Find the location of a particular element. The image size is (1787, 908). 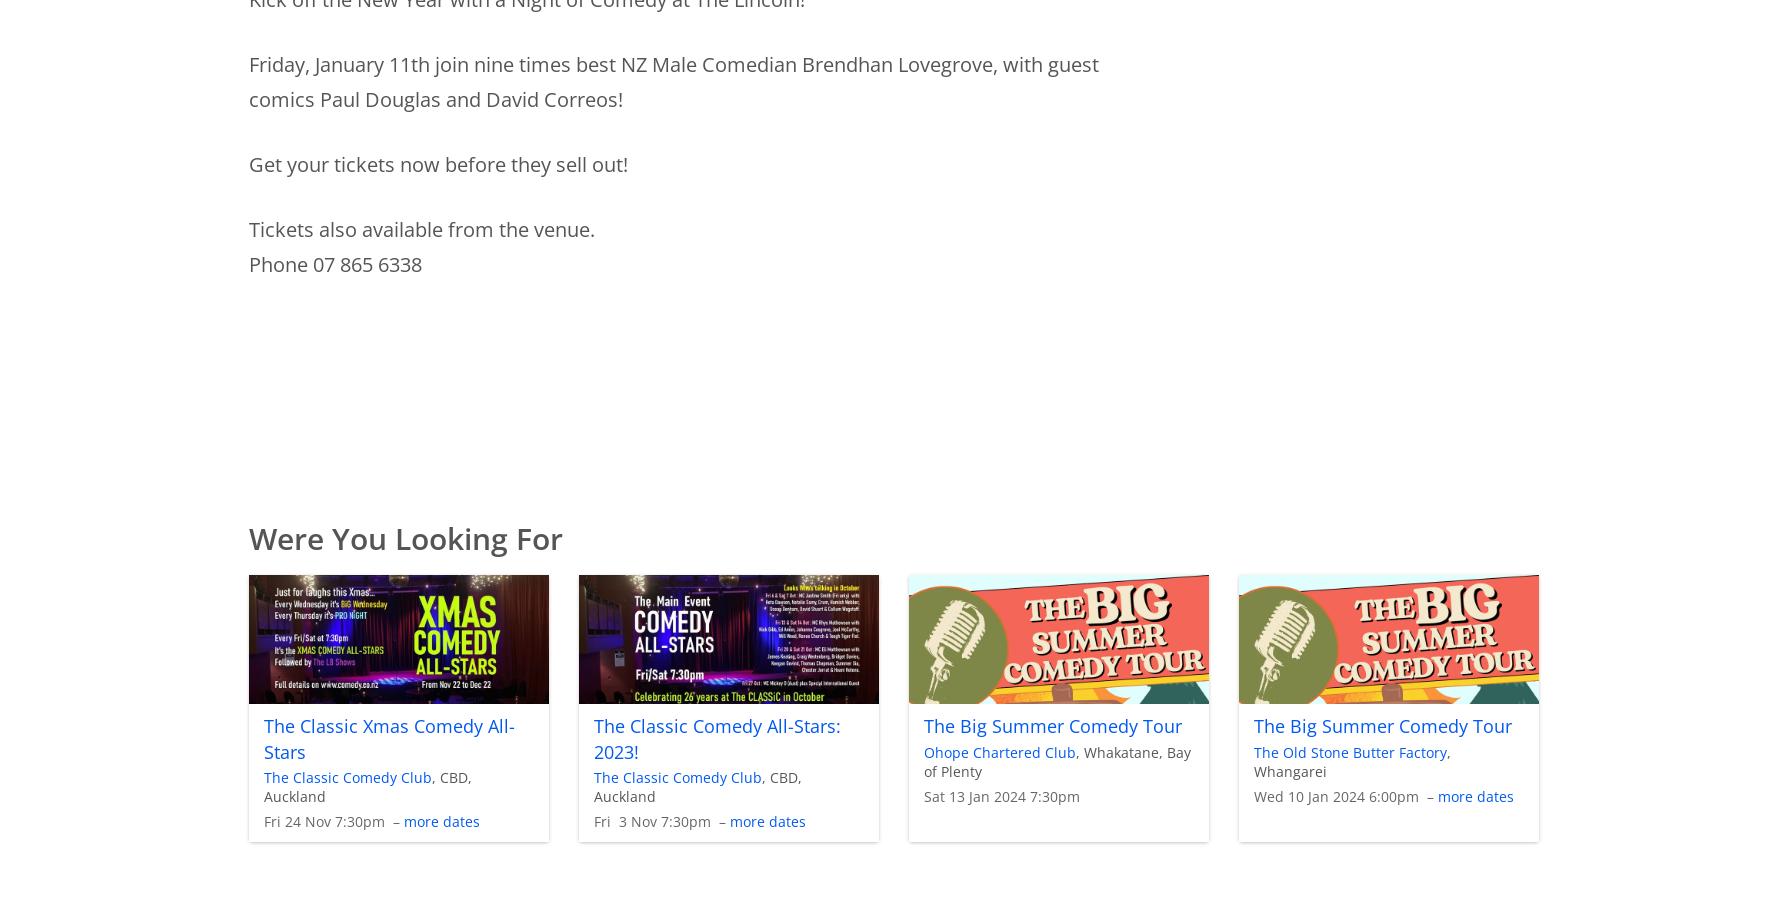

'Tickets also available from the venue.' is located at coordinates (421, 228).